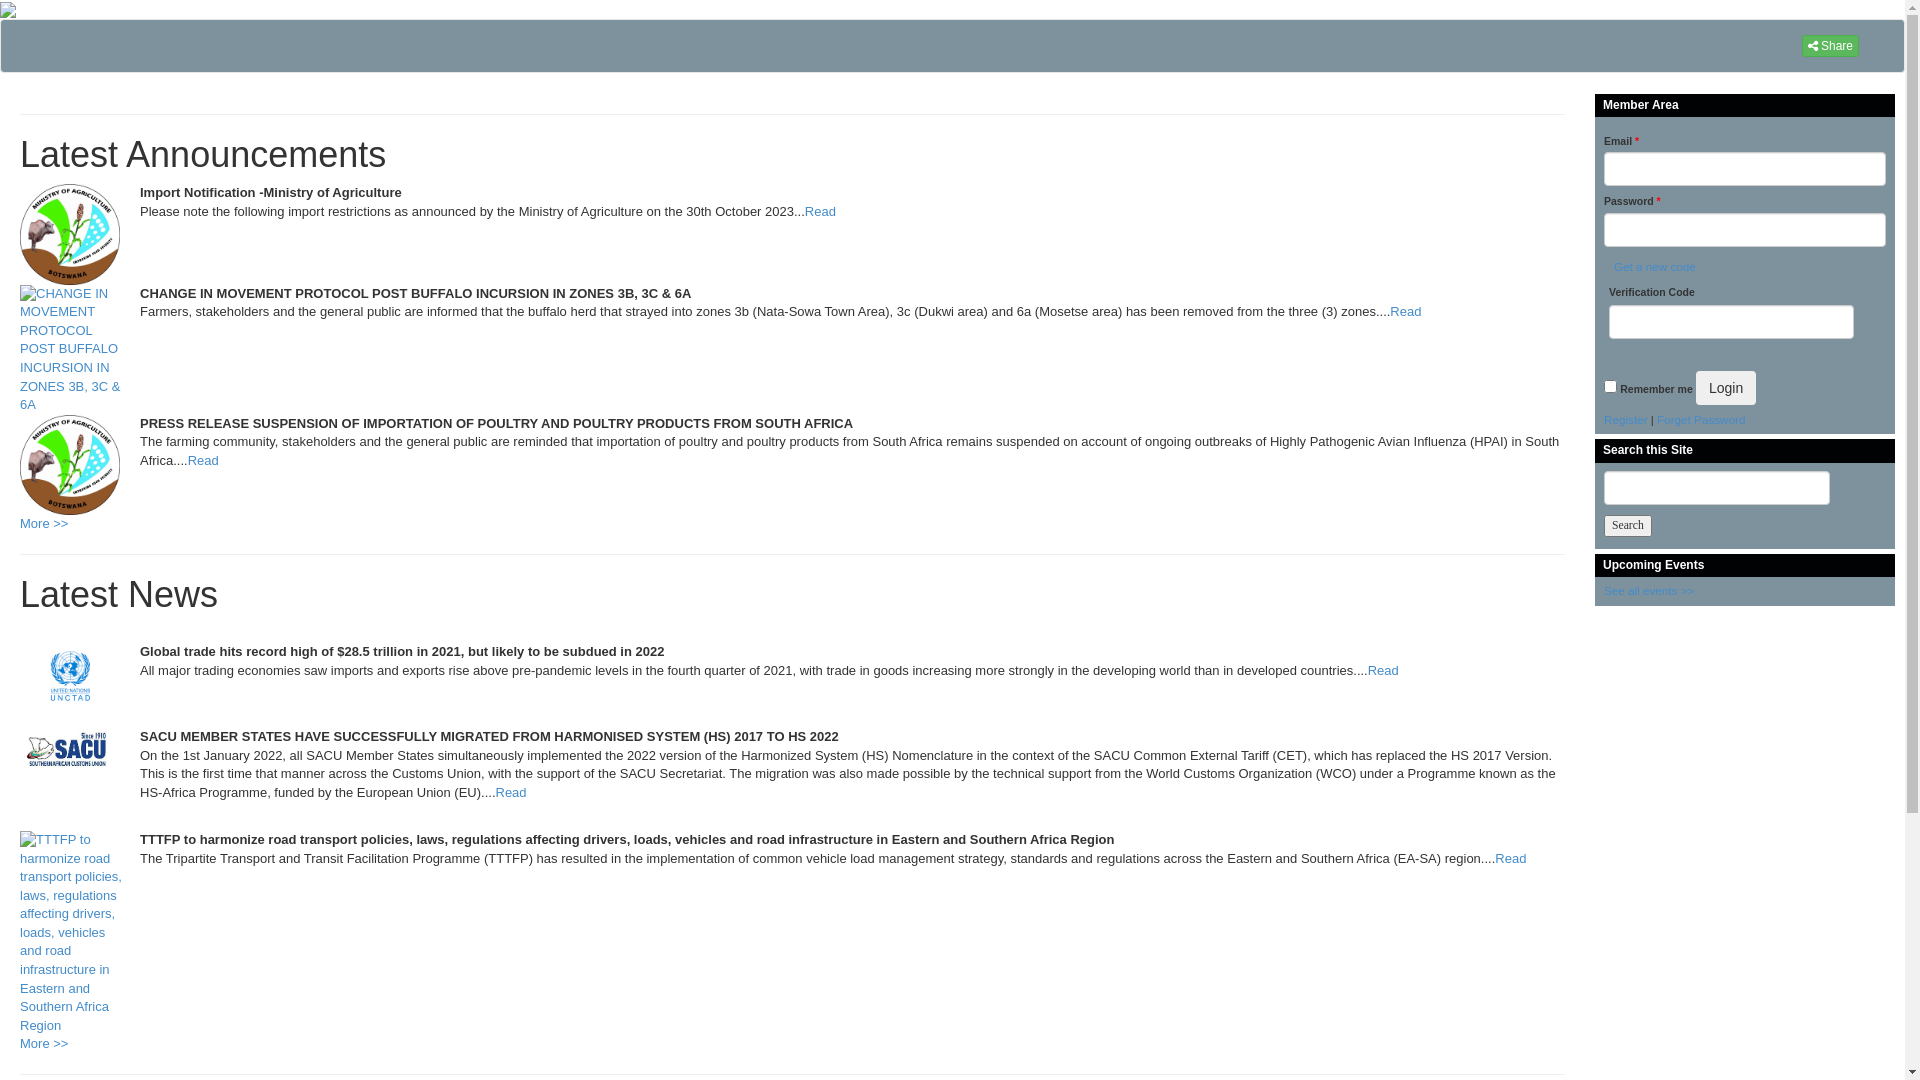  I want to click on 'Read', so click(1510, 857).